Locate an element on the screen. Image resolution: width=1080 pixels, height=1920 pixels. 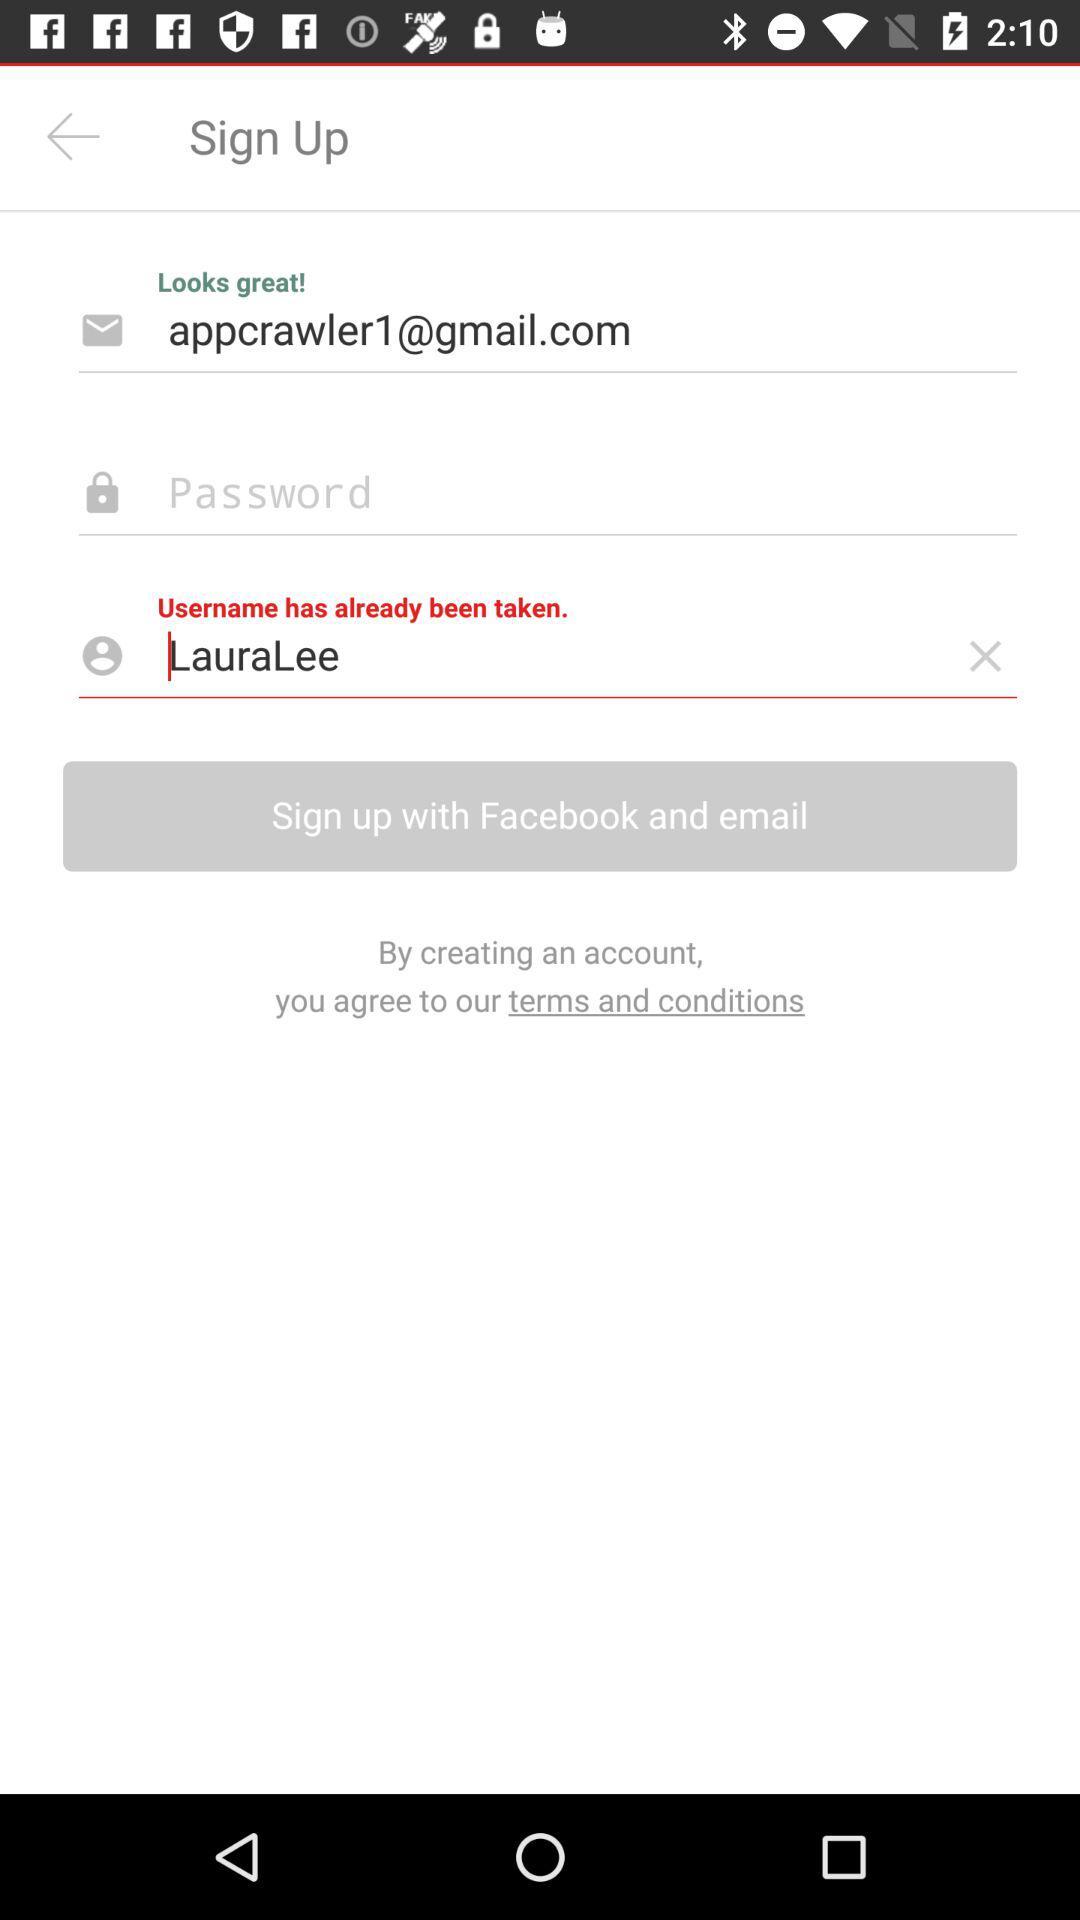
inder pega is located at coordinates (984, 656).